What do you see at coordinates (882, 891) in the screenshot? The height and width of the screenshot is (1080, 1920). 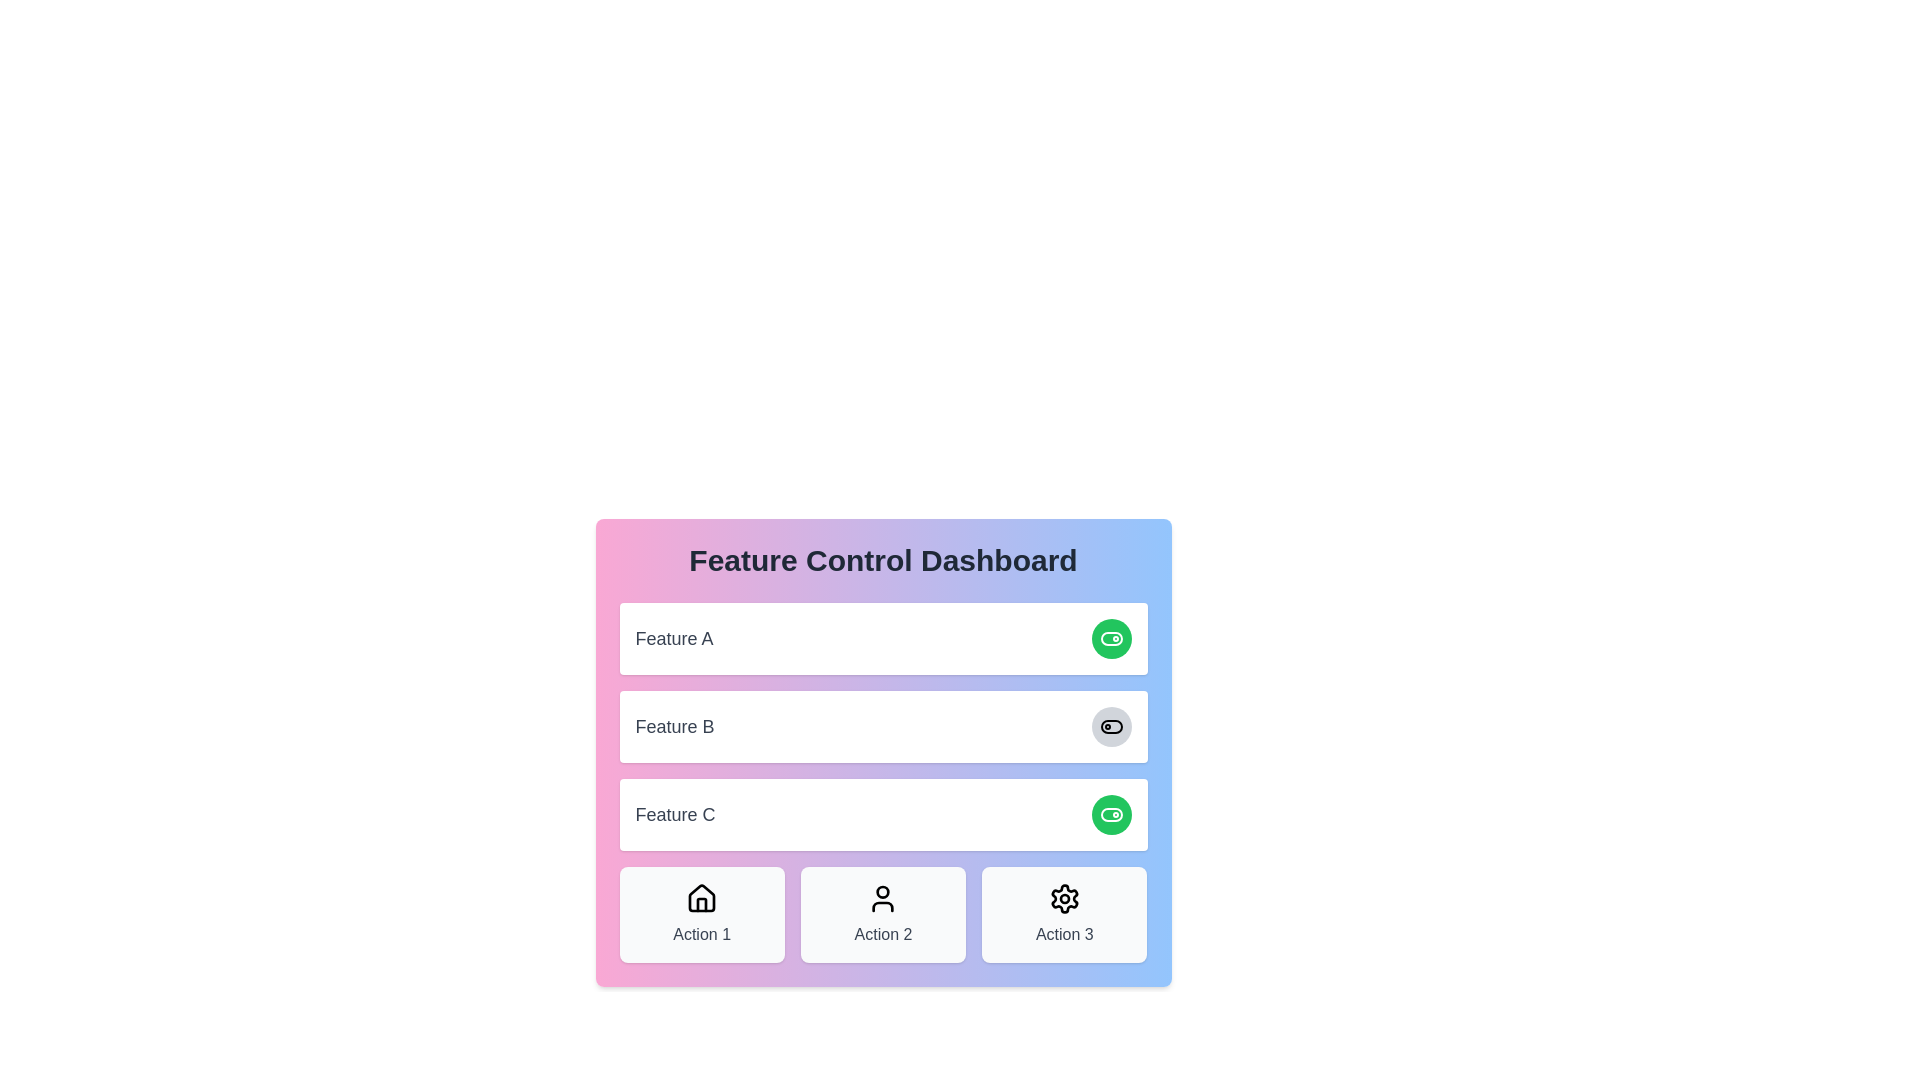 I see `the circular vector graphic representing the head portion of the user avatar, which is centrally aligned within the 'Action 2' section of the footer action buttons` at bounding box center [882, 891].